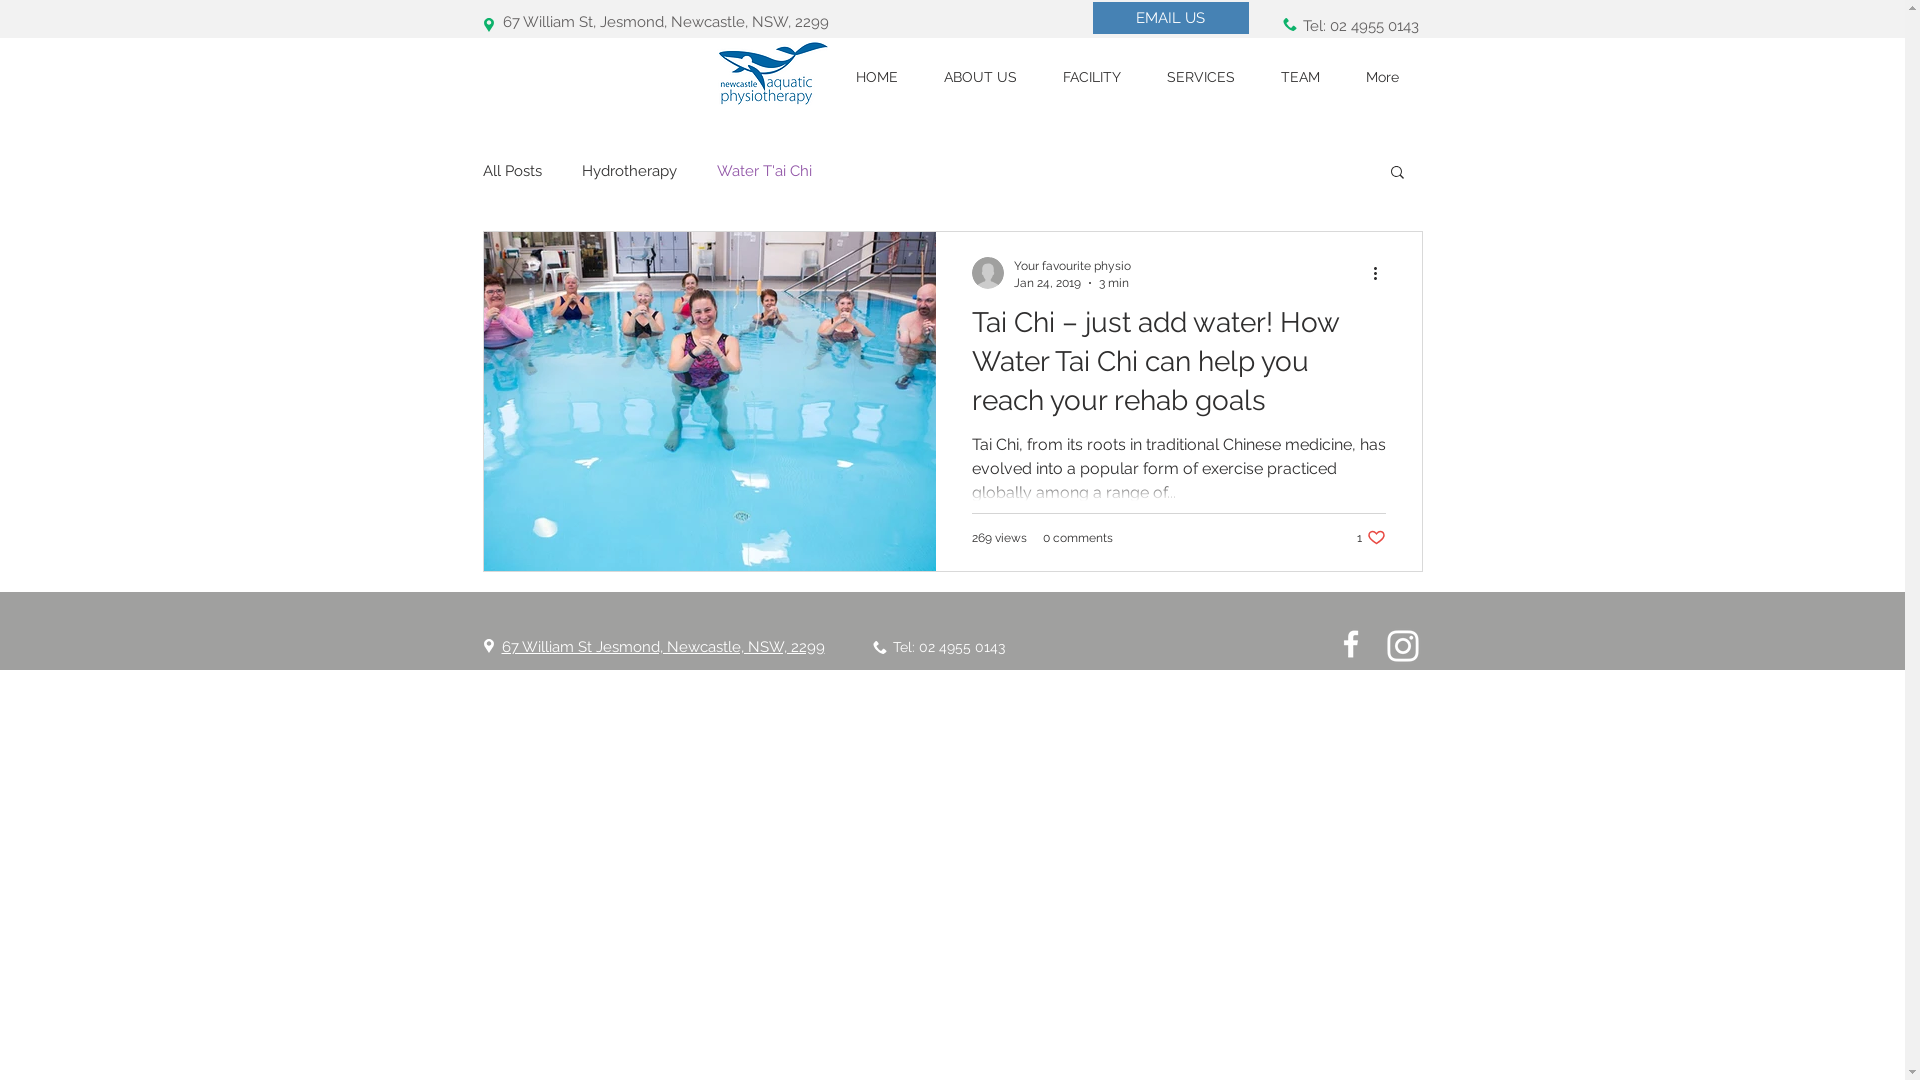  I want to click on 'EMAIL US', so click(1170, 18).